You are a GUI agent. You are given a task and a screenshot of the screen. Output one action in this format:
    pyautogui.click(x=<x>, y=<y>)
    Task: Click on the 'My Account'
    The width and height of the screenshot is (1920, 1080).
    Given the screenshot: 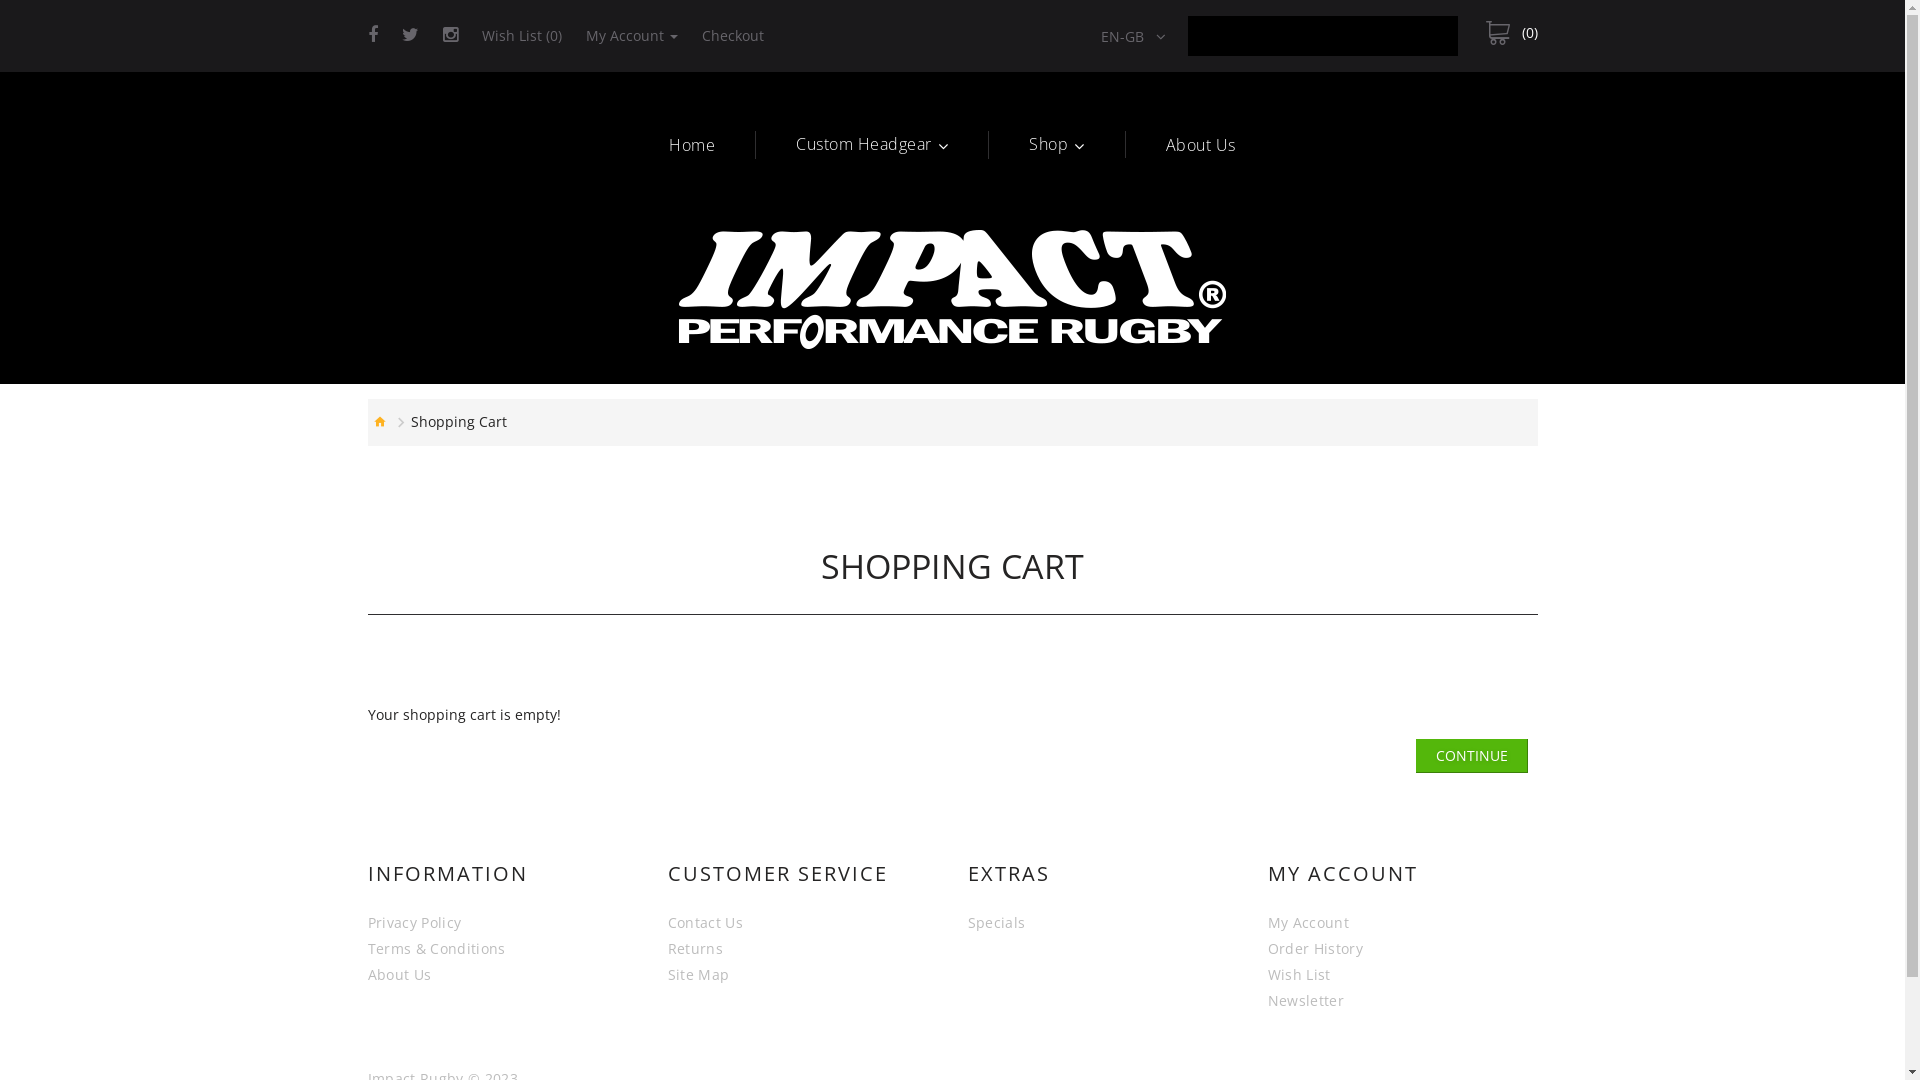 What is the action you would take?
    pyautogui.click(x=631, y=35)
    